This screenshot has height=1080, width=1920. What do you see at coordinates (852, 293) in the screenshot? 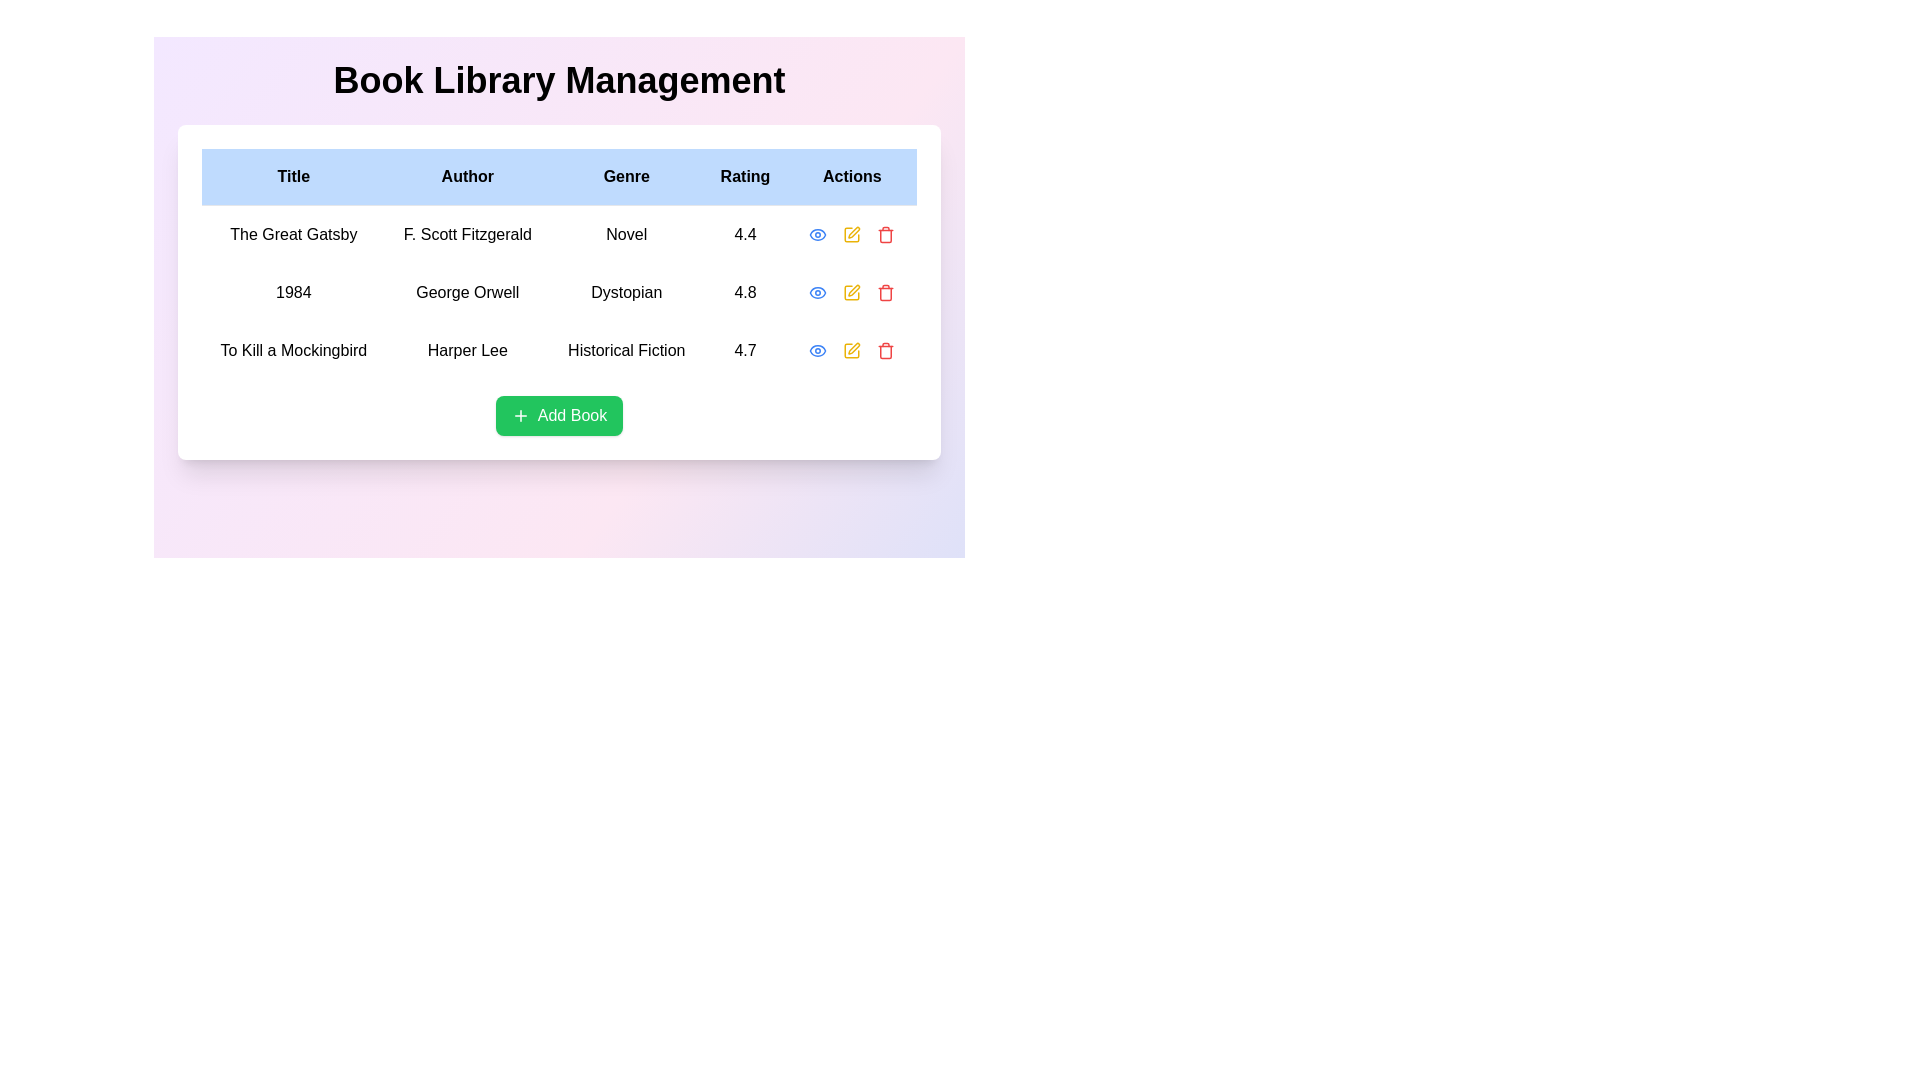
I see `the Icon button in the 'Actions' column of the '1984' row` at bounding box center [852, 293].